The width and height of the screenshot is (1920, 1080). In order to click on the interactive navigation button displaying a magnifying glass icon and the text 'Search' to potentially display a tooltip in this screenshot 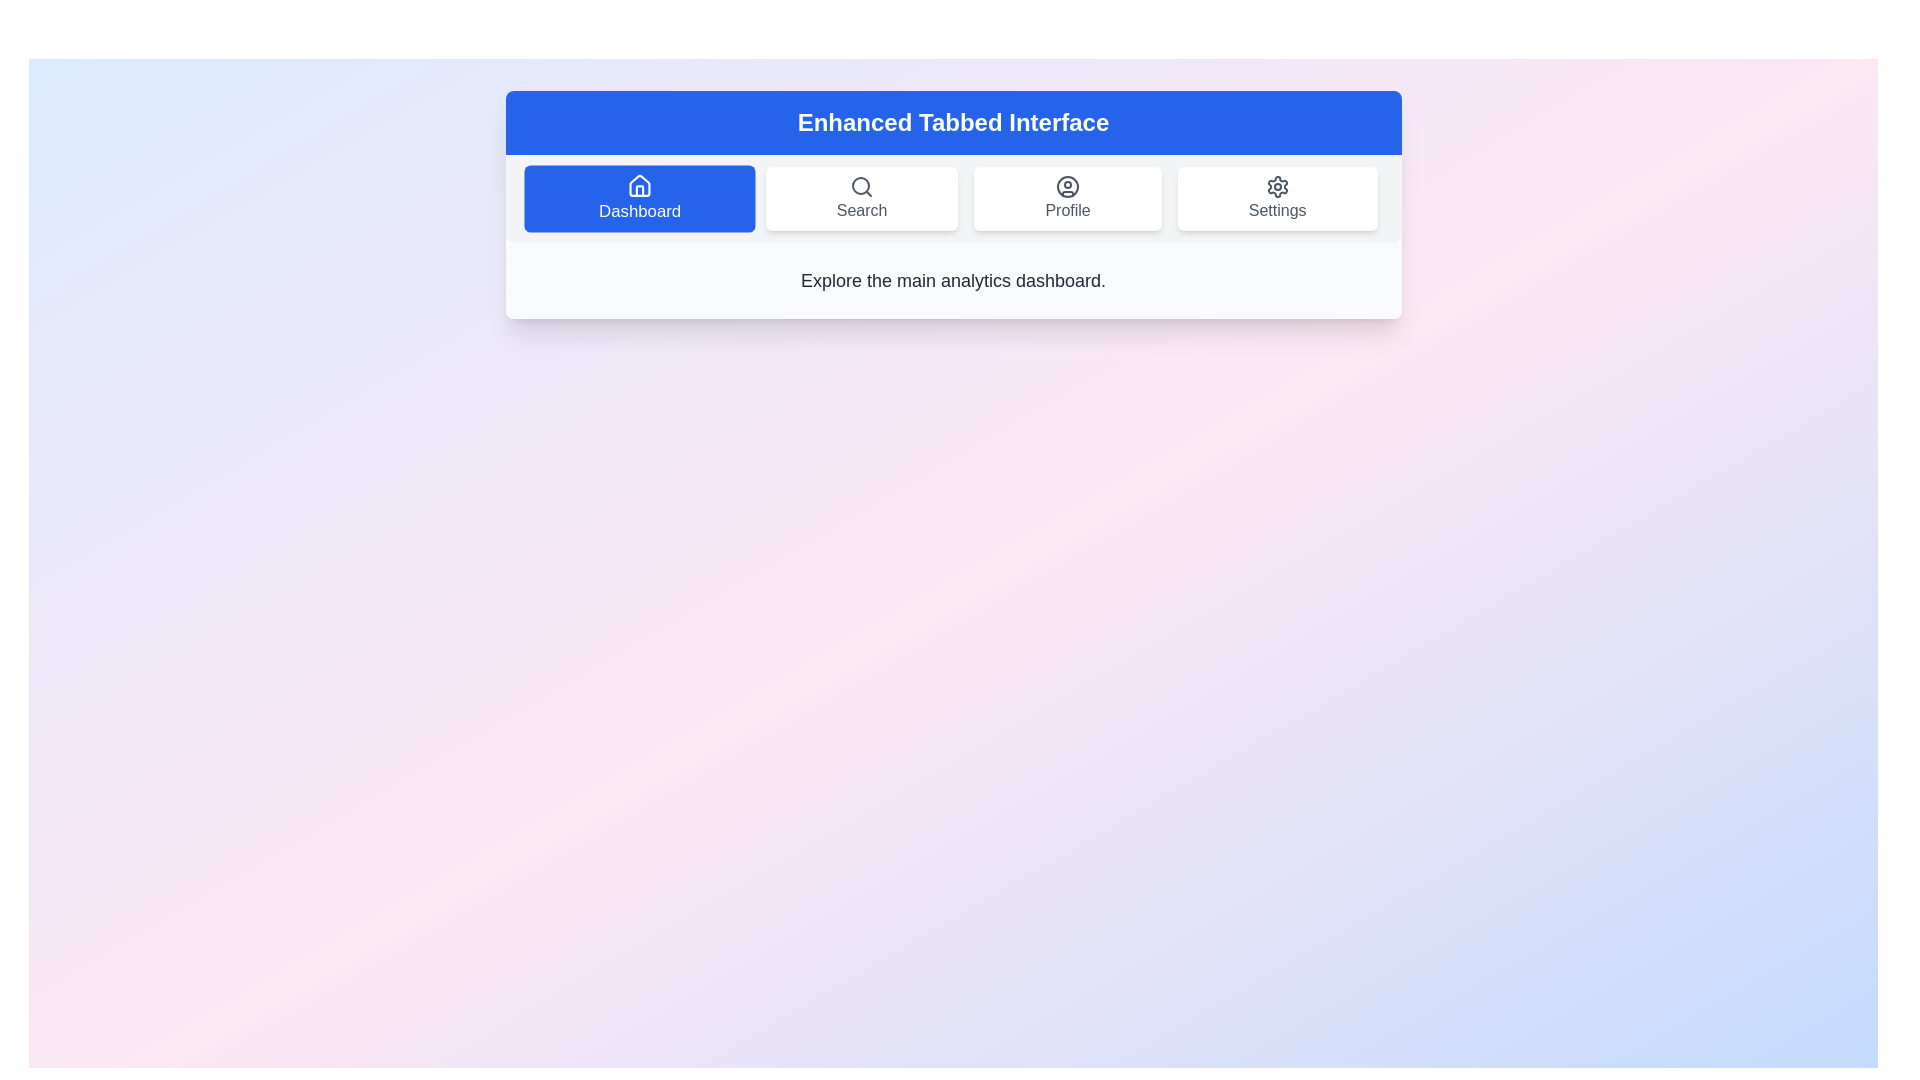, I will do `click(862, 199)`.